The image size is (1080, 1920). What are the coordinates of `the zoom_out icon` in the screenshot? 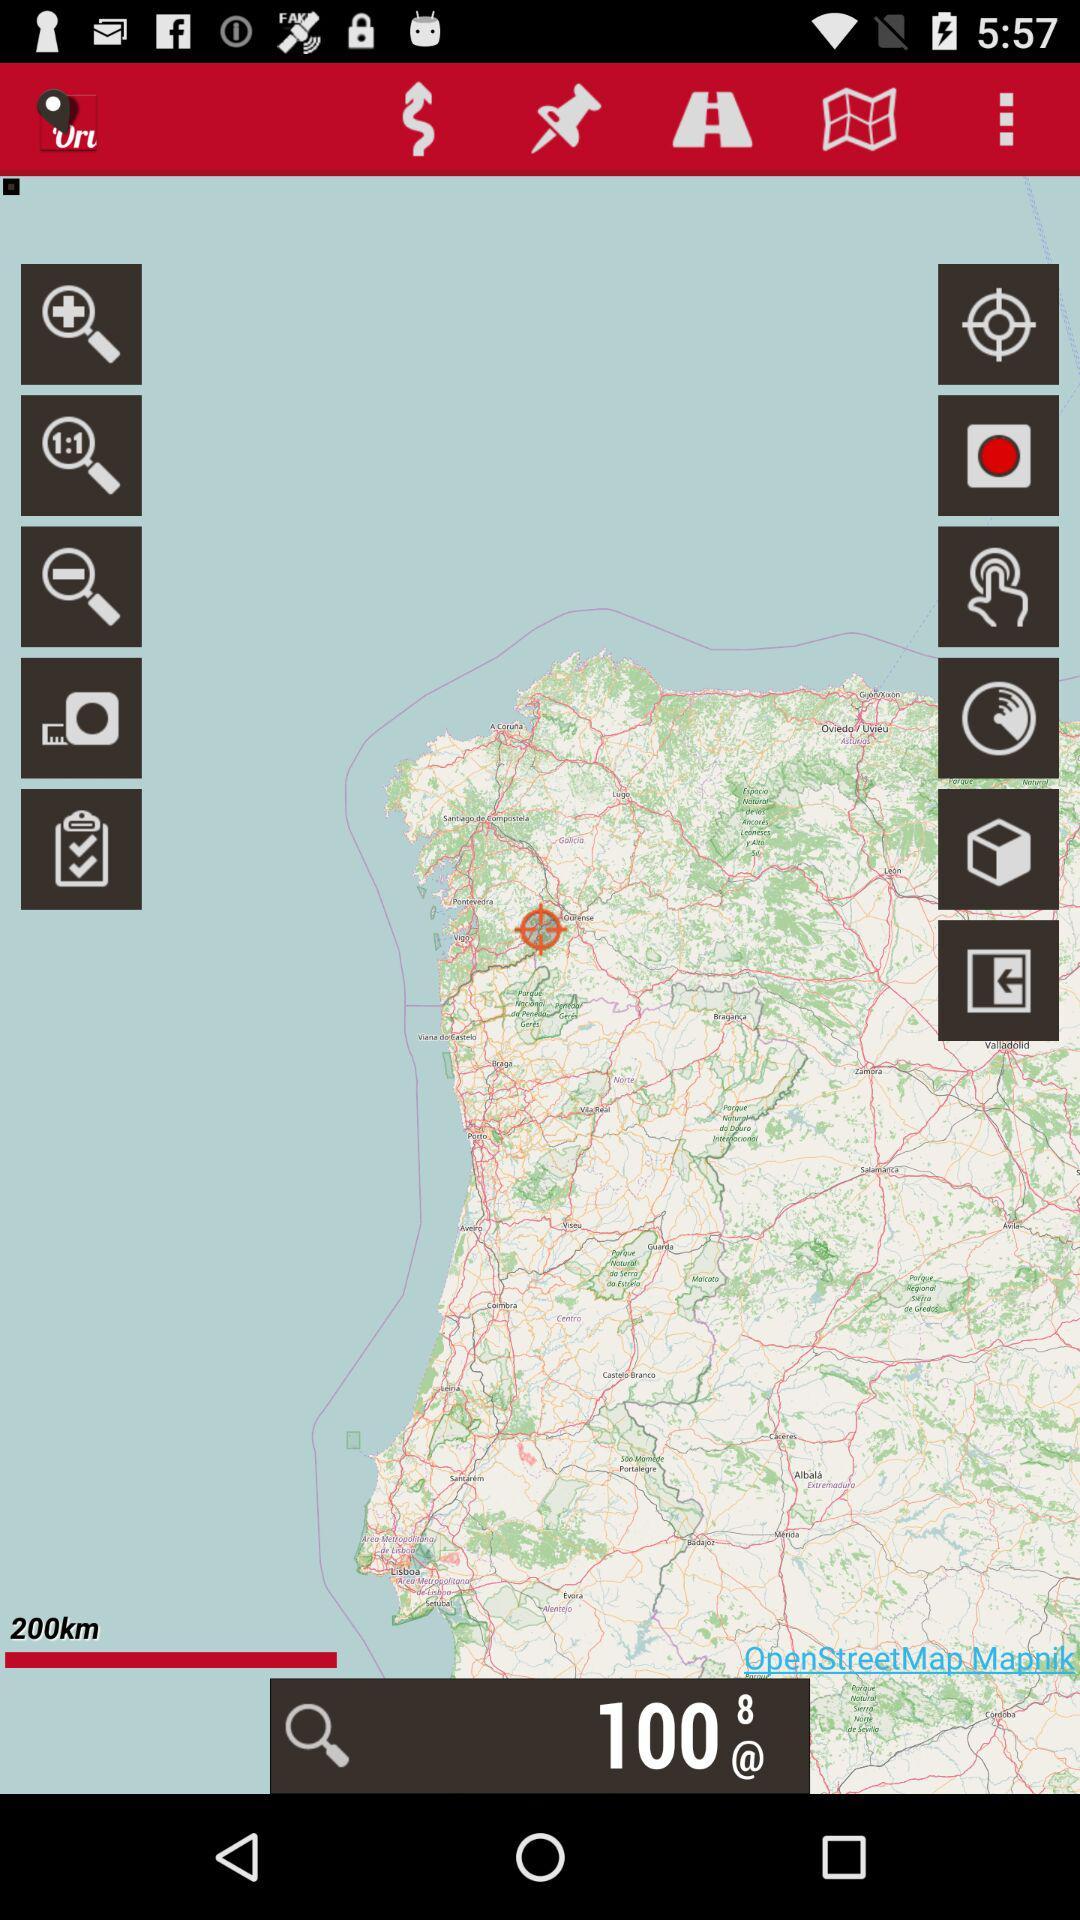 It's located at (80, 627).